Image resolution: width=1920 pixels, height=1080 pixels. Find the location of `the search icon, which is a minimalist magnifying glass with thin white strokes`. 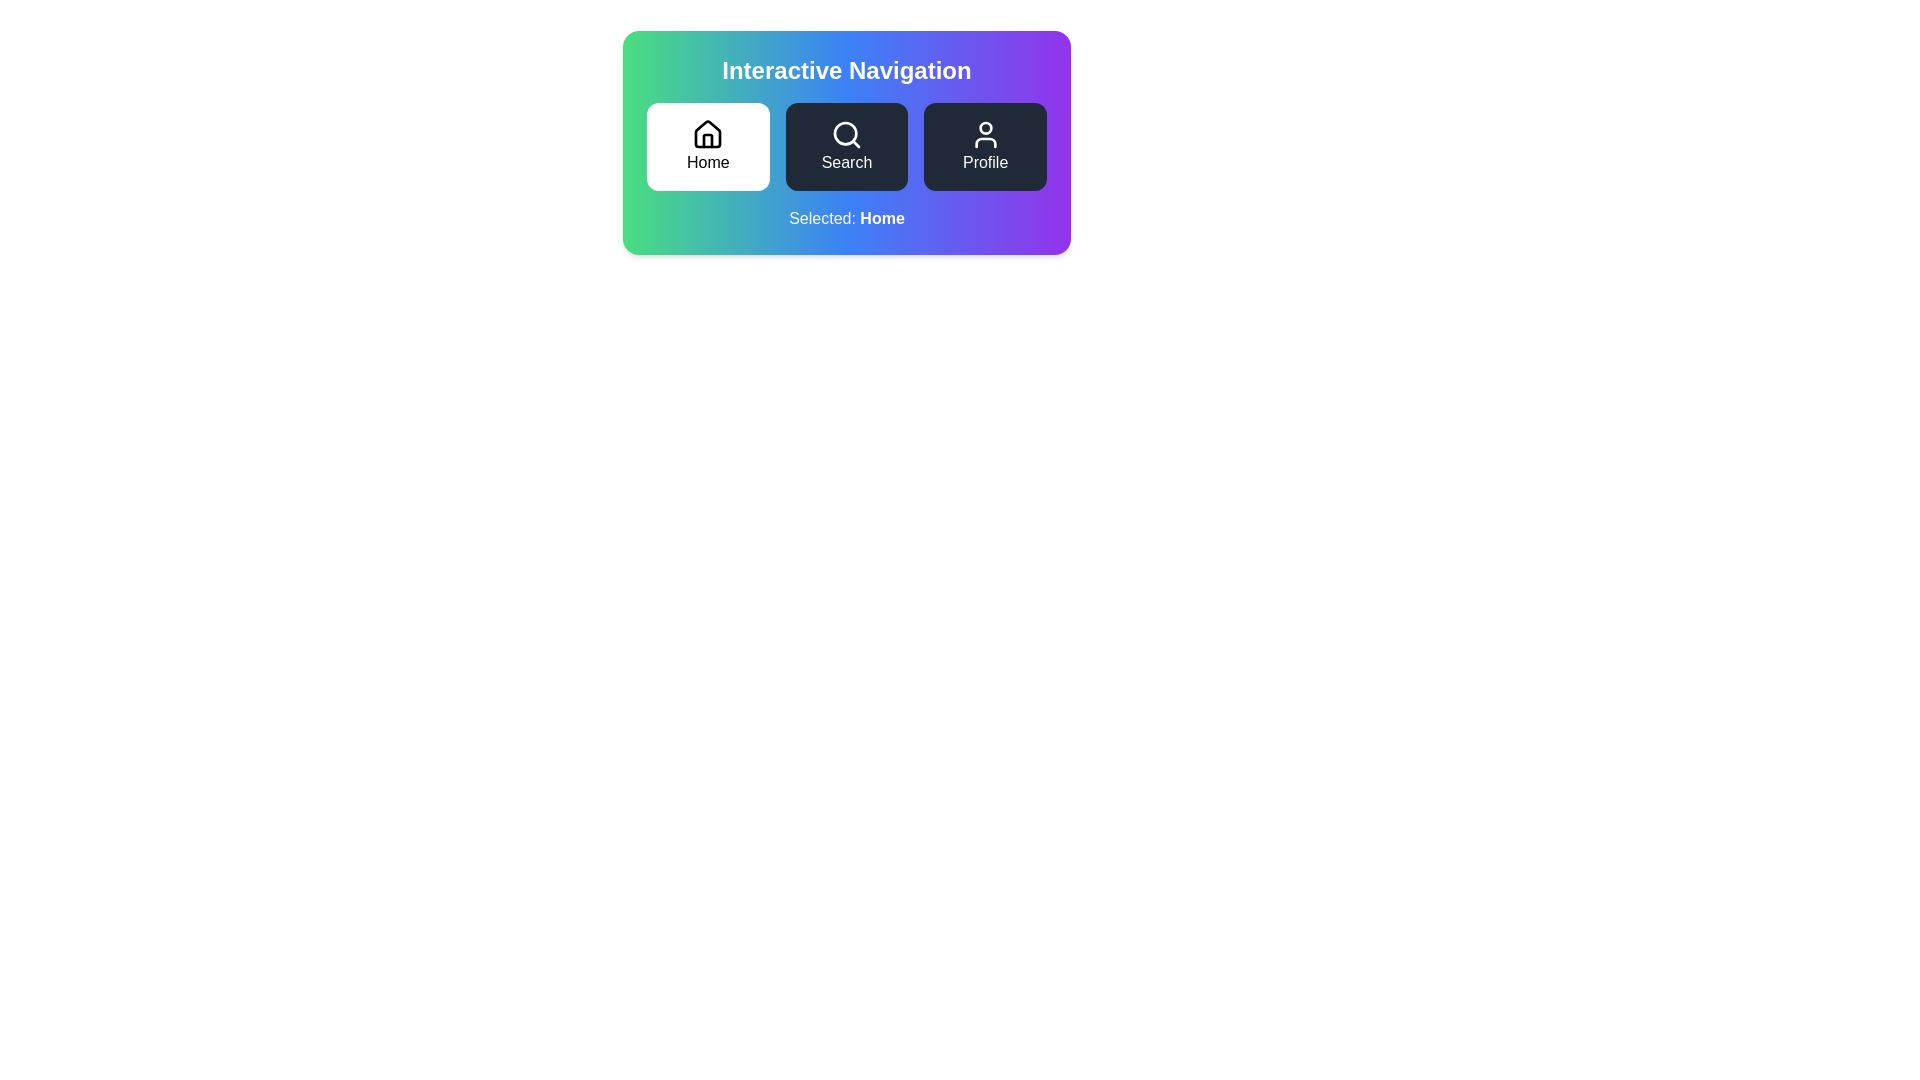

the search icon, which is a minimalist magnifying glass with thin white strokes is located at coordinates (846, 135).